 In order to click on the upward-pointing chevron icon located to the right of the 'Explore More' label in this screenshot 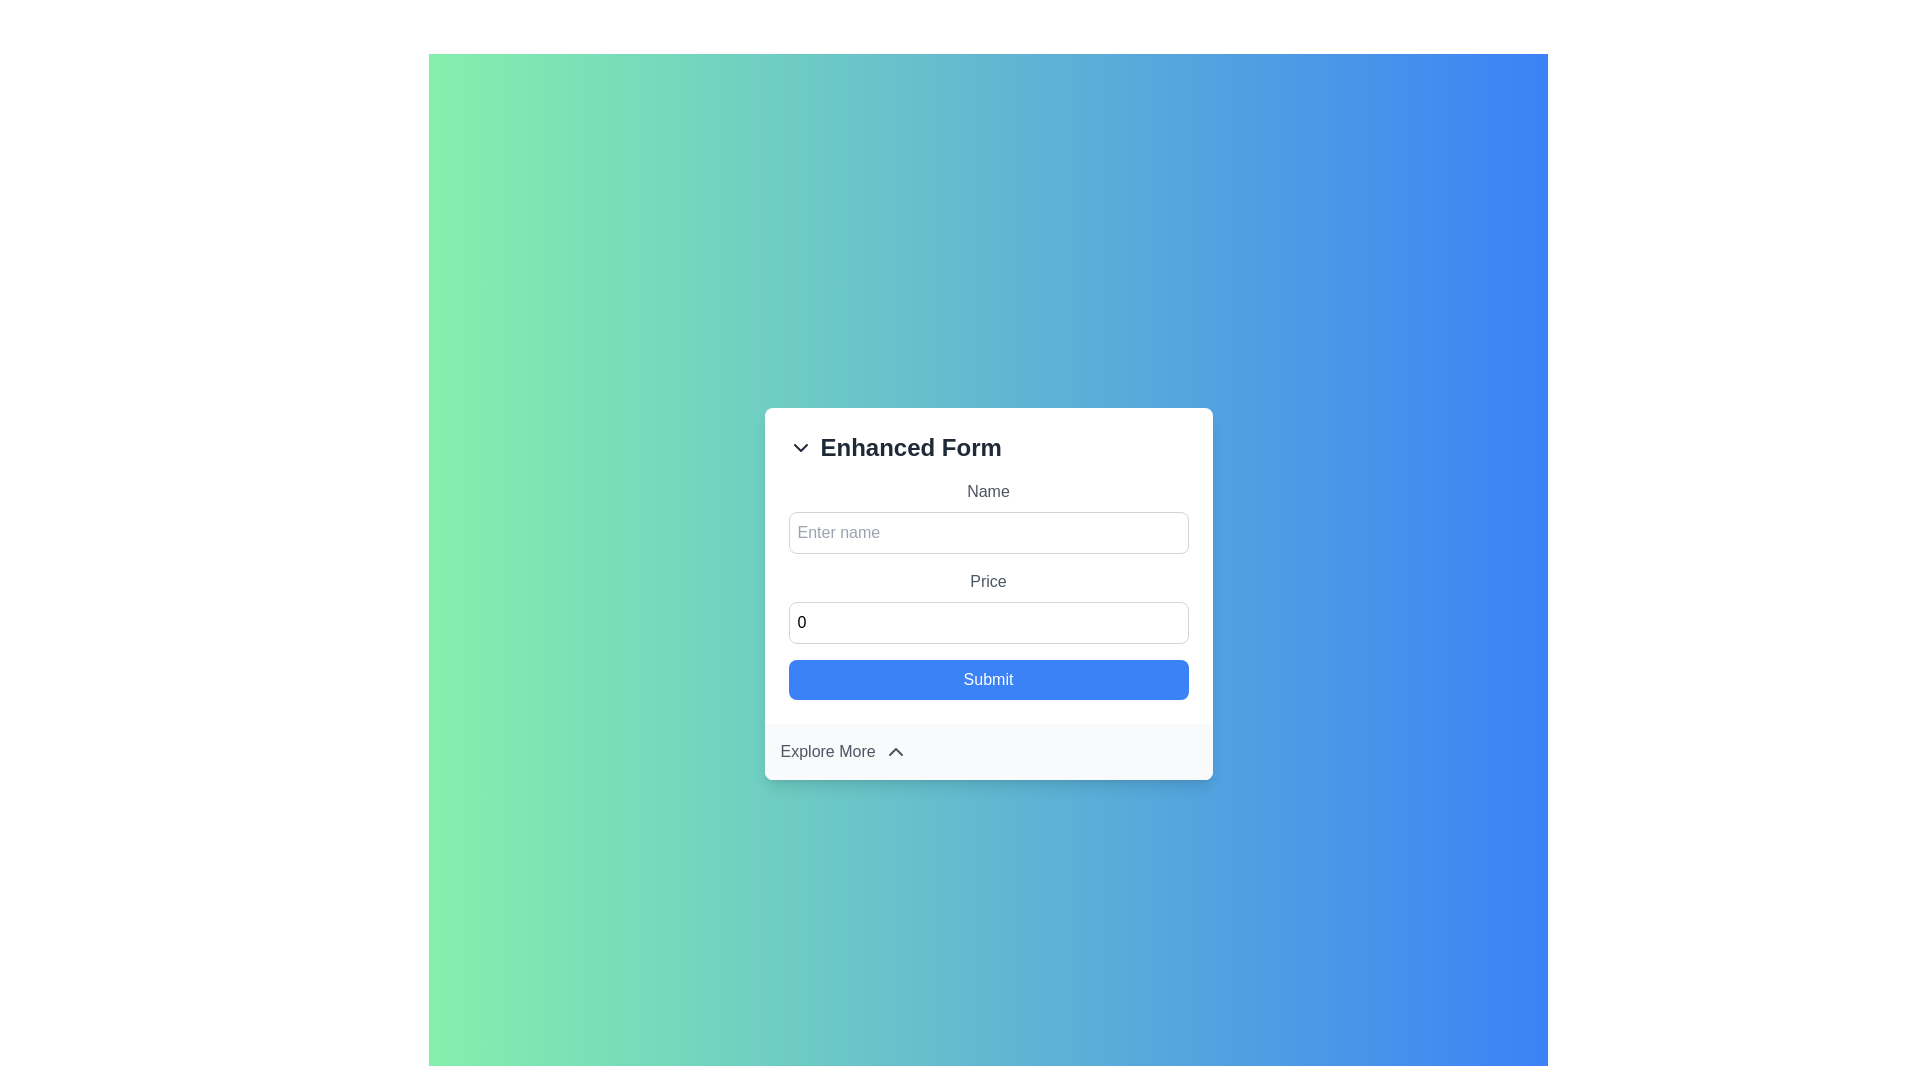, I will do `click(894, 752)`.